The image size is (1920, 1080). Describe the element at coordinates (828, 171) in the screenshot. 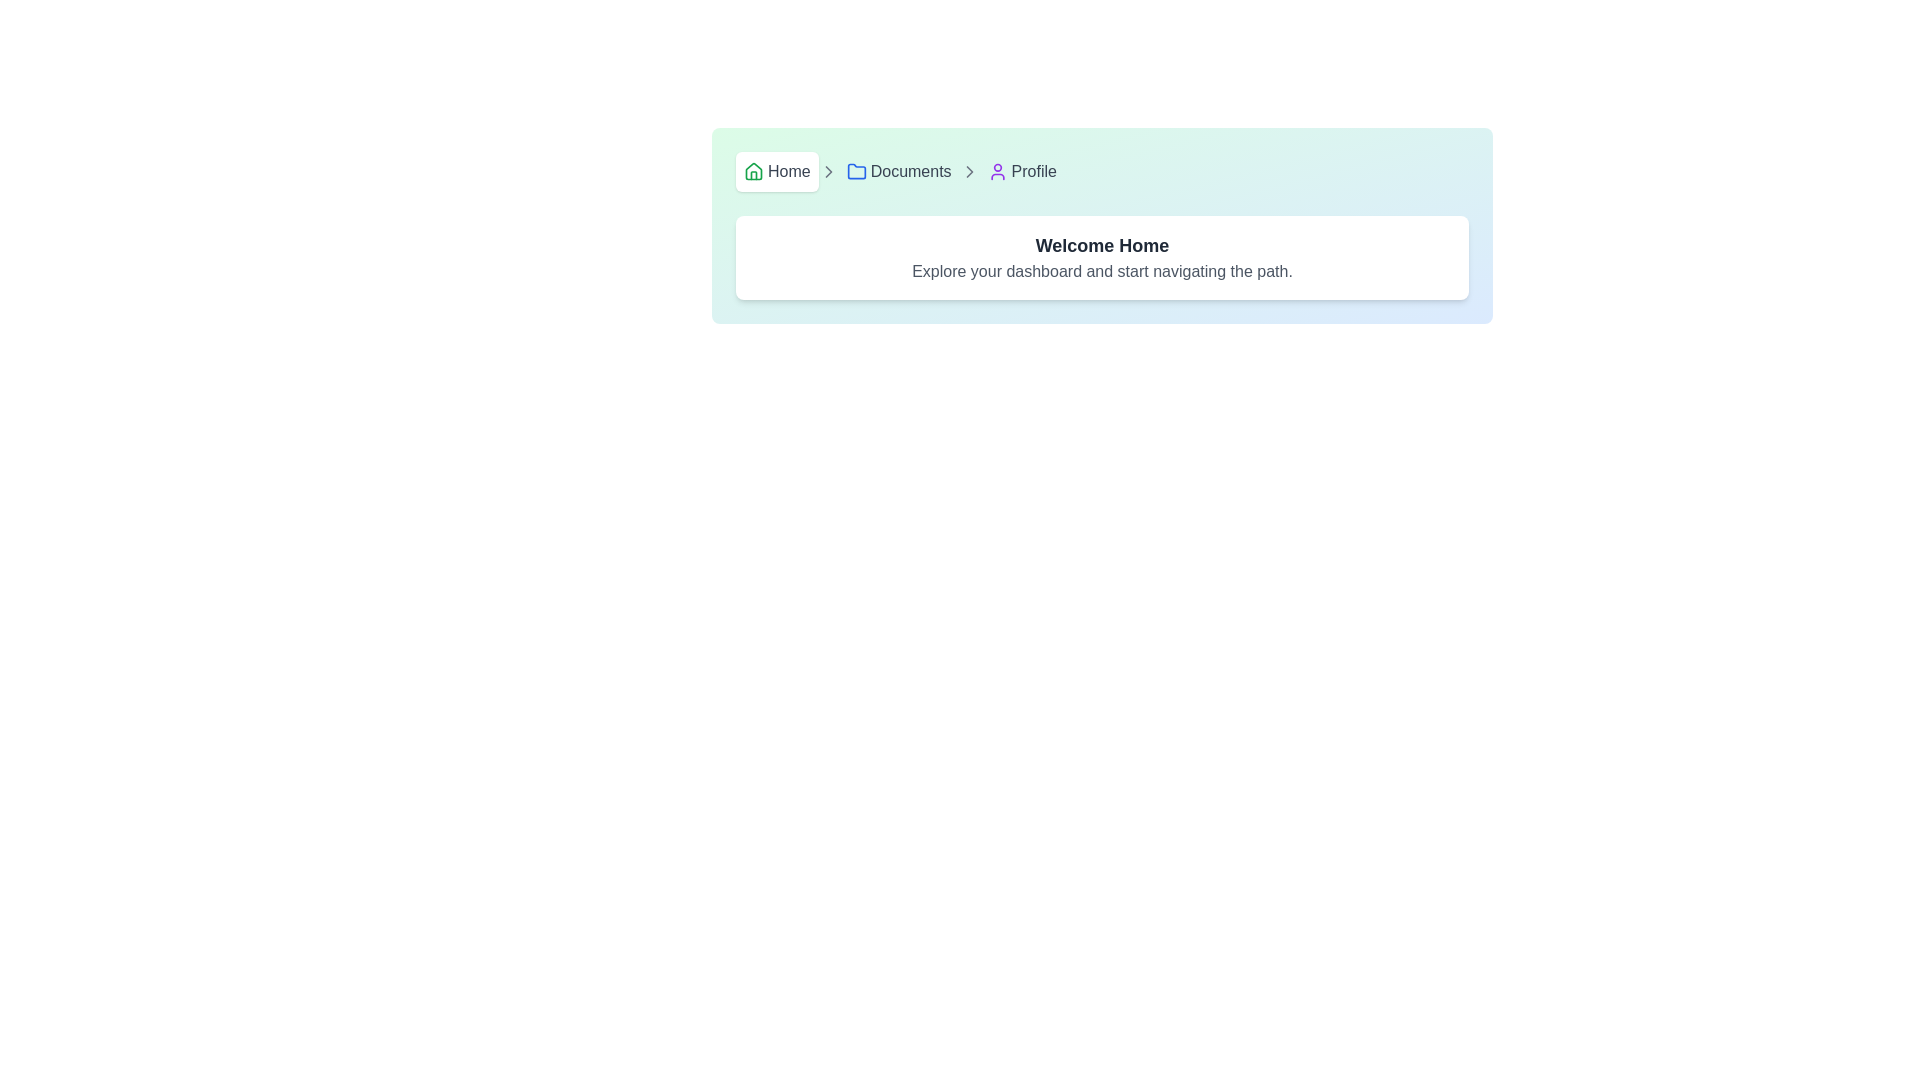

I see `the breadcrumb separator icon which is the second component in the navigation bar, positioned between the 'Home' label and the 'Documents' link` at that location.